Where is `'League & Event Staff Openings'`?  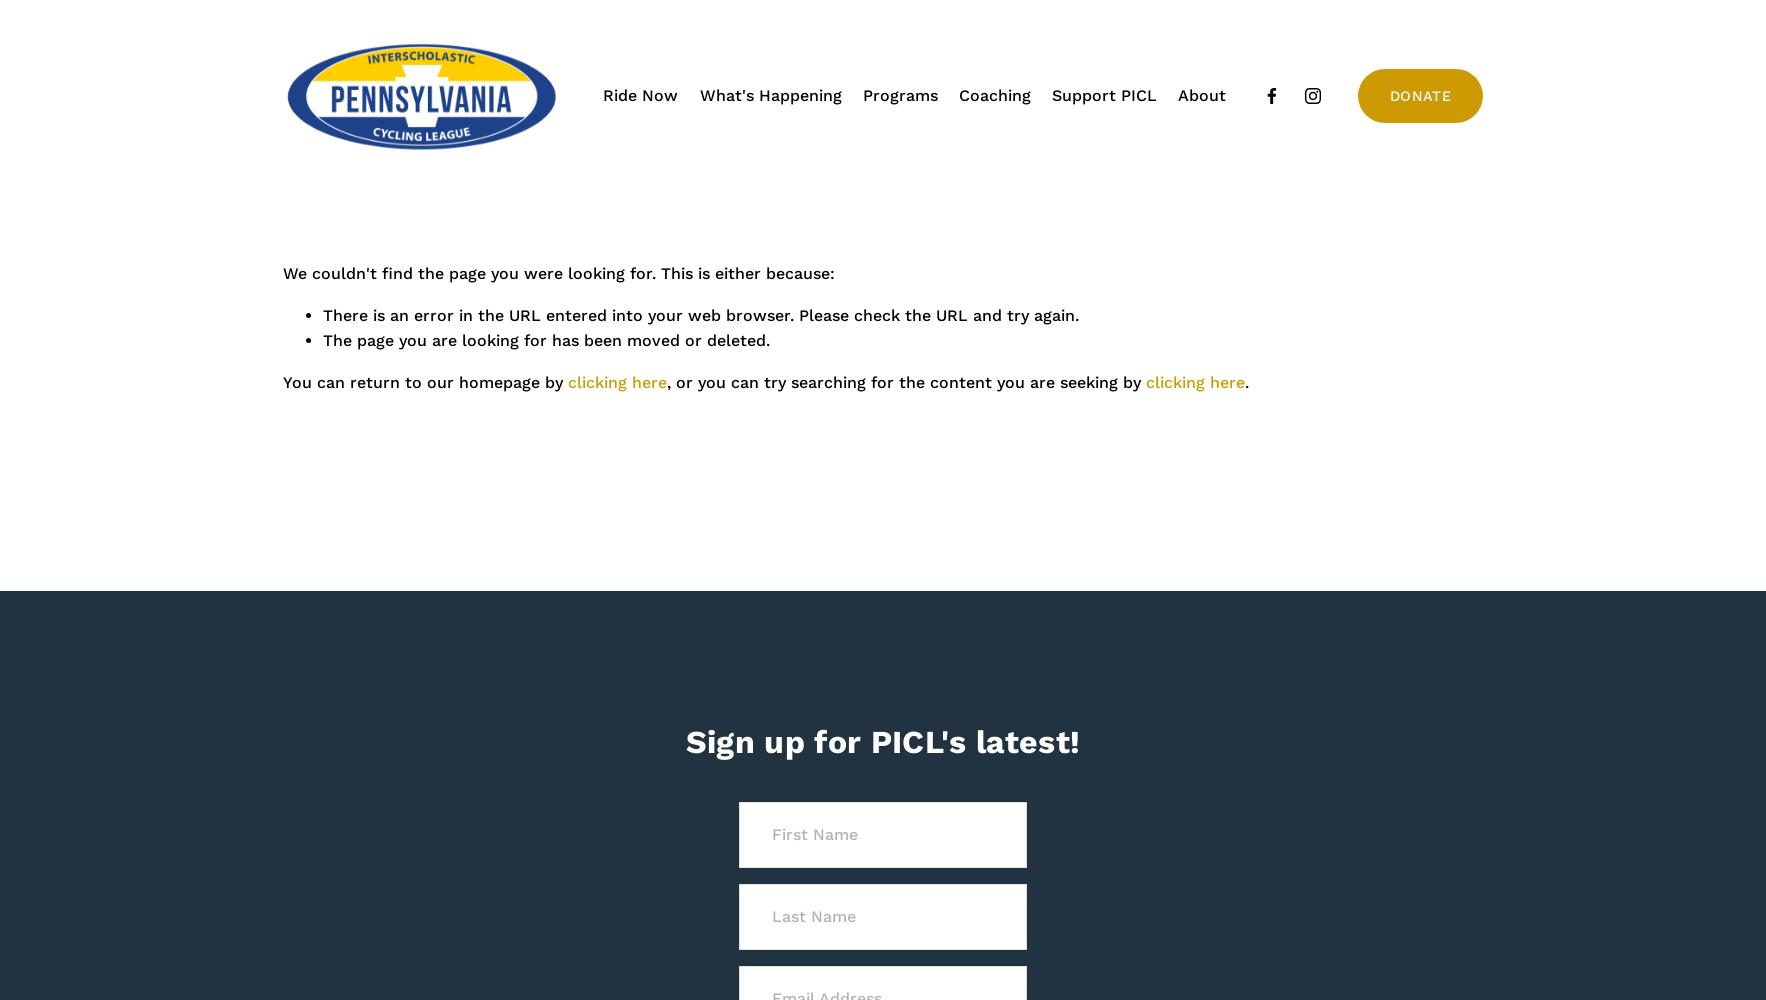
'League & Event Staff Openings' is located at coordinates (1104, 177).